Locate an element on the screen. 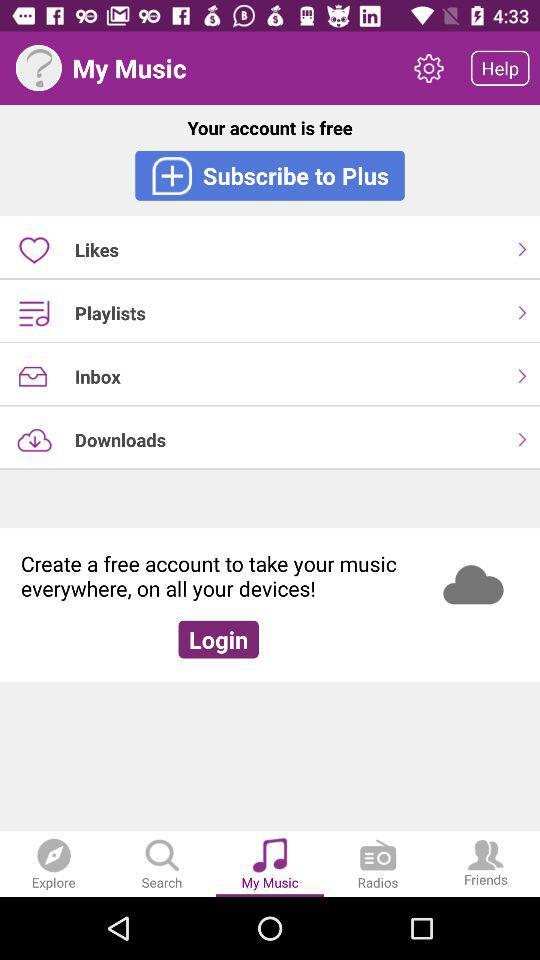 This screenshot has height=960, width=540. the item below your account is is located at coordinates (270, 174).